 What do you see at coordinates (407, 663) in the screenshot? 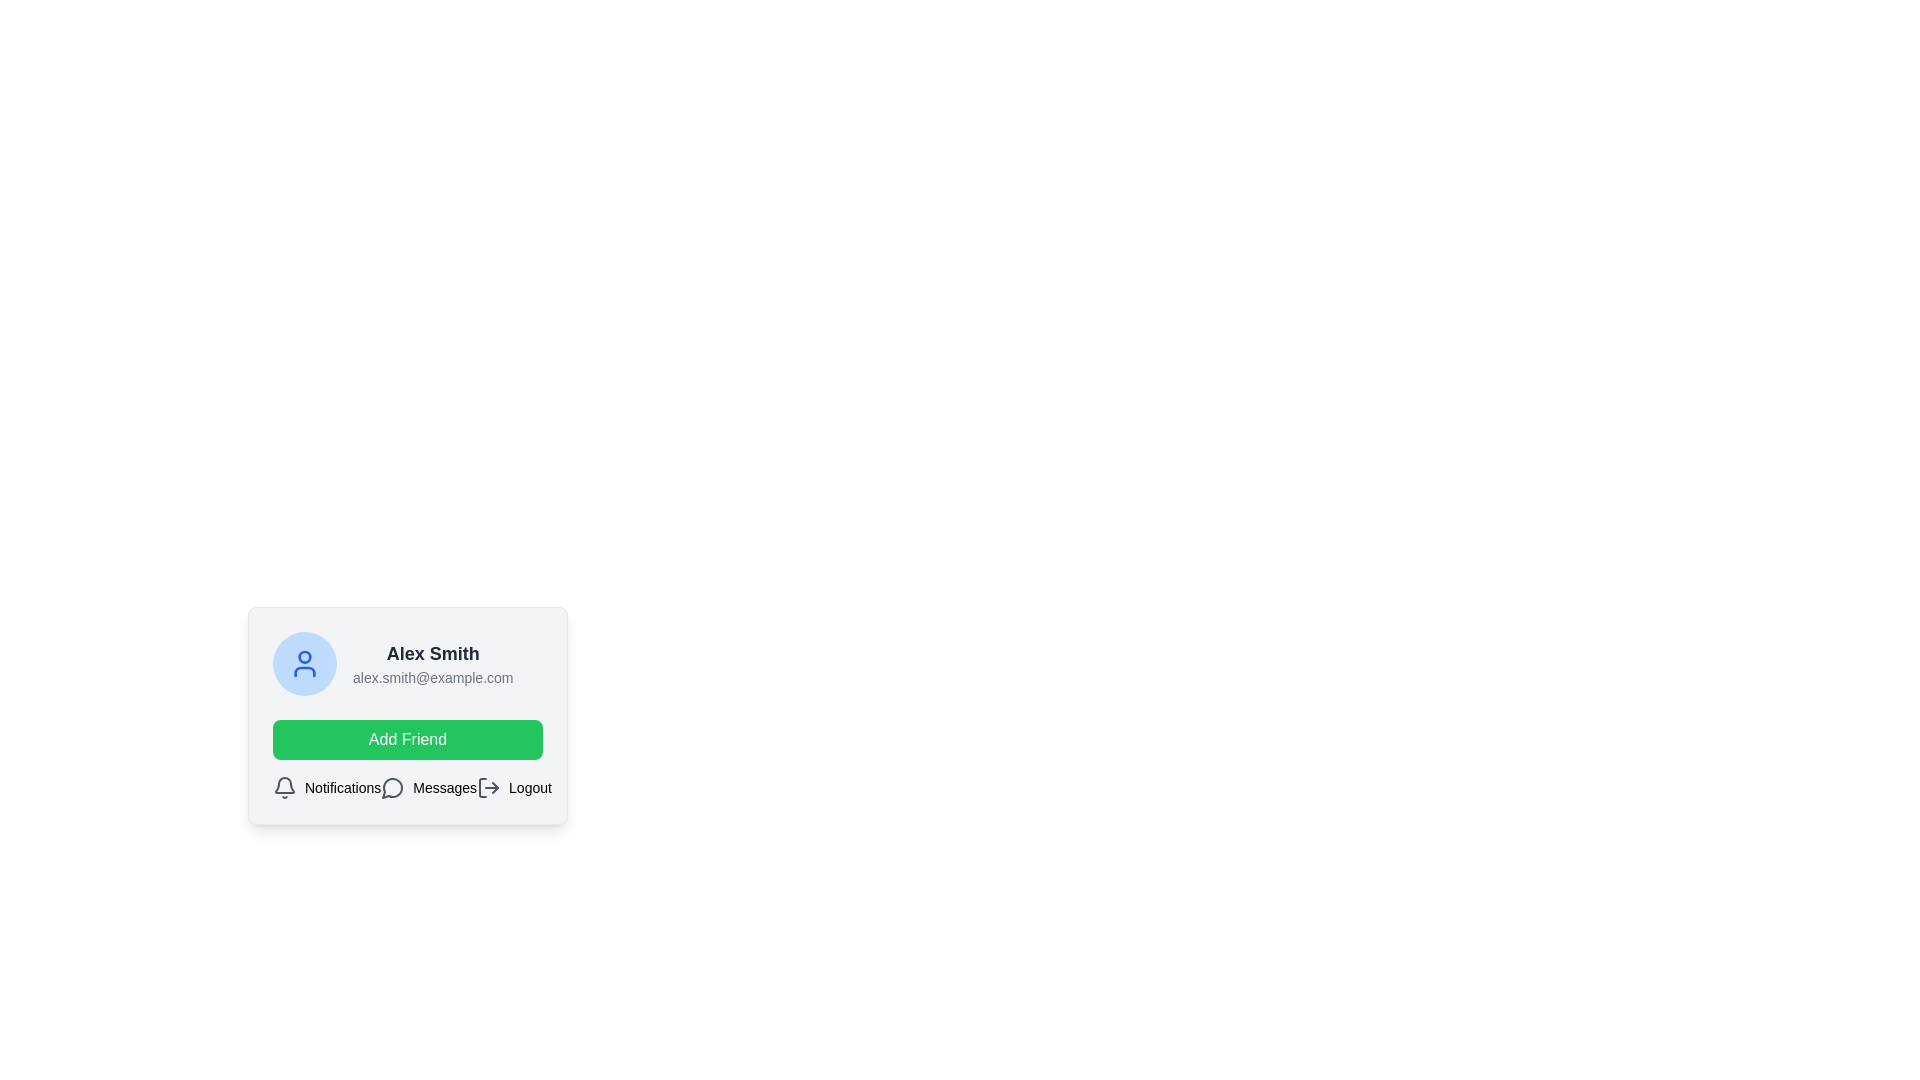
I see `the User profile display section that includes a circular profile icon and the name 'Alex Smith'` at bounding box center [407, 663].